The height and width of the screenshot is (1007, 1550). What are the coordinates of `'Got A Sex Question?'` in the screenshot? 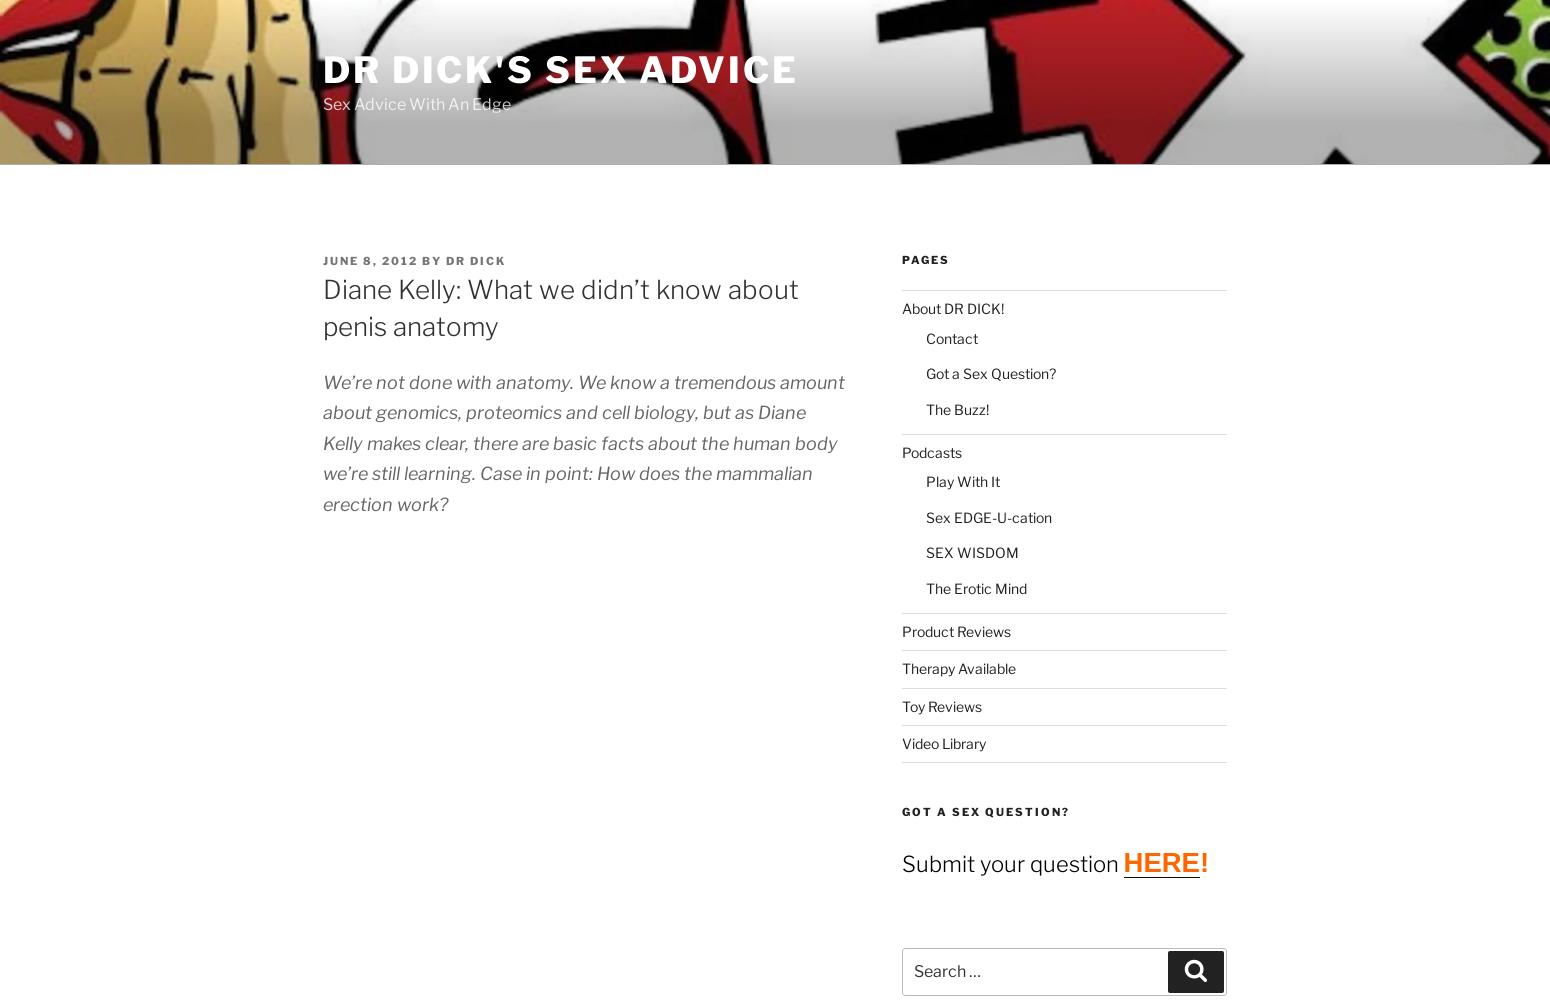 It's located at (984, 811).